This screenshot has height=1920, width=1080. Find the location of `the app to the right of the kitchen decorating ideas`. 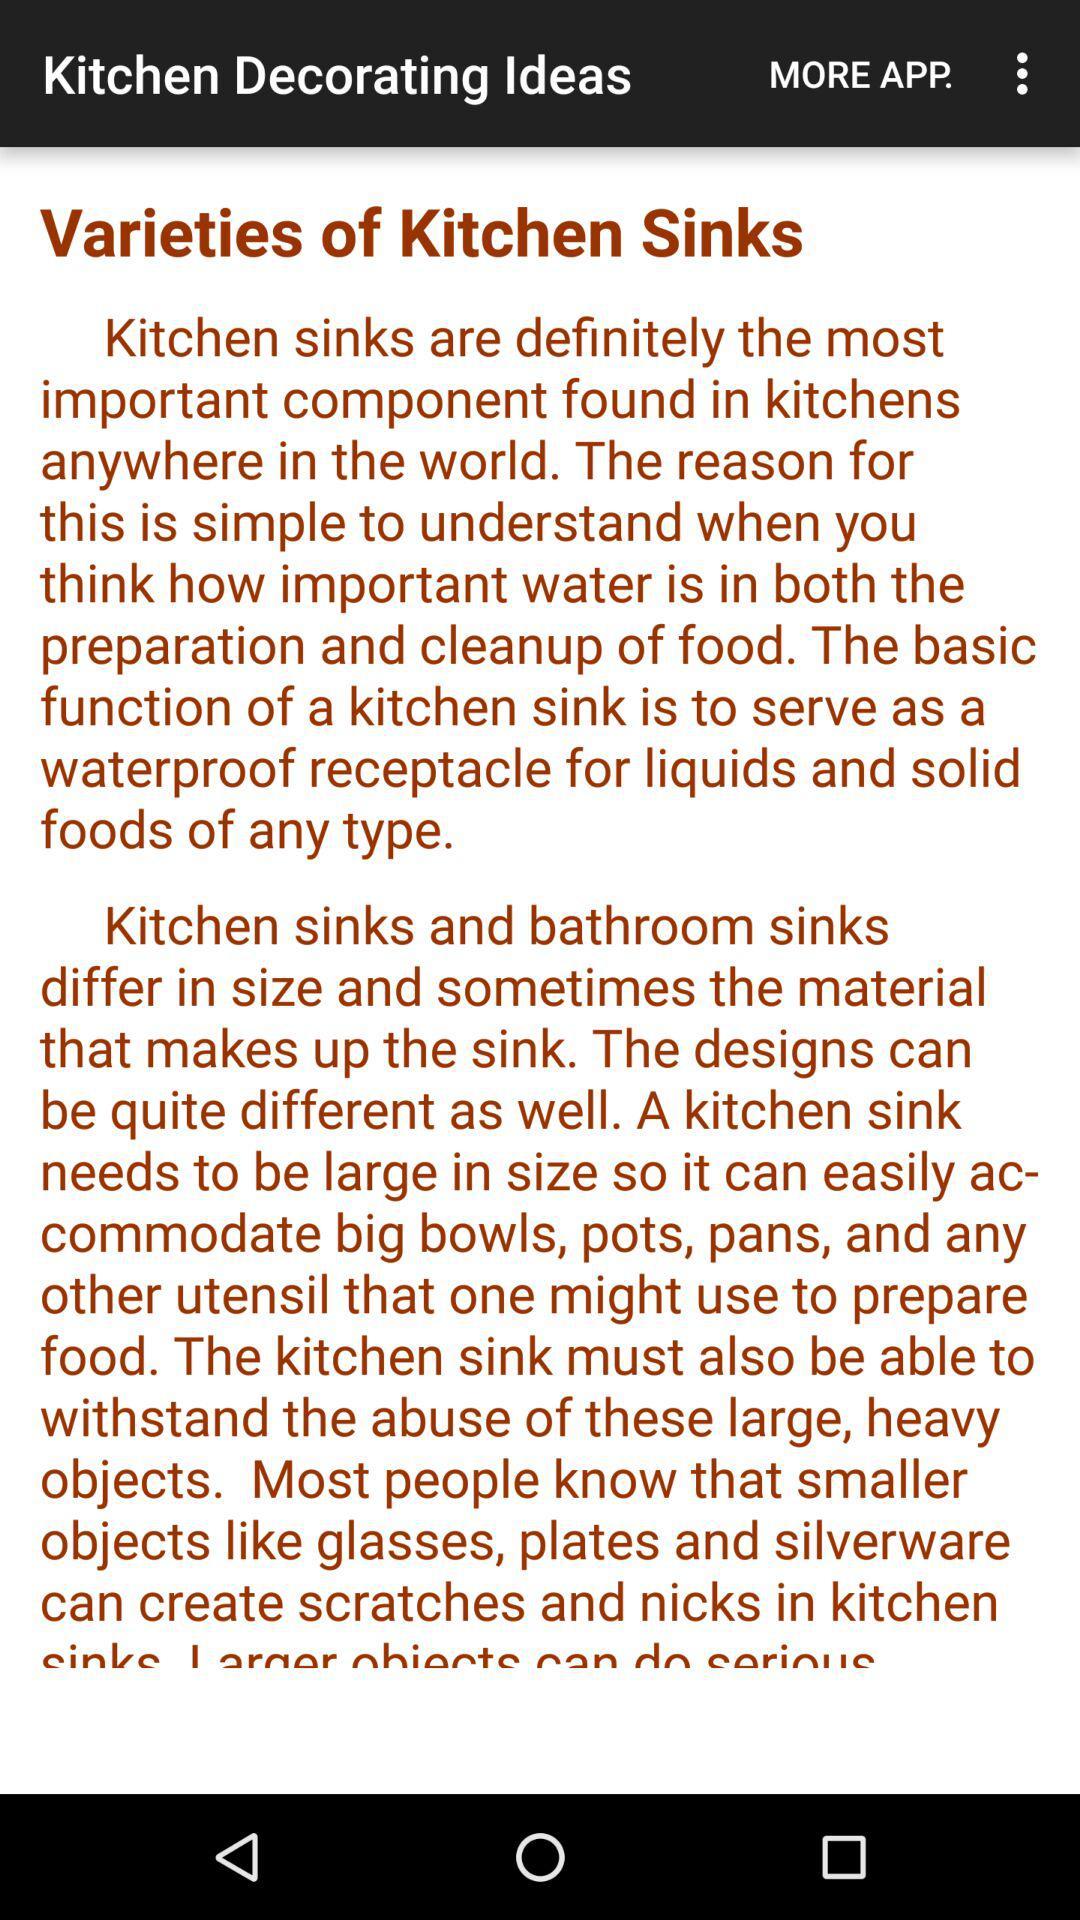

the app to the right of the kitchen decorating ideas is located at coordinates (860, 73).